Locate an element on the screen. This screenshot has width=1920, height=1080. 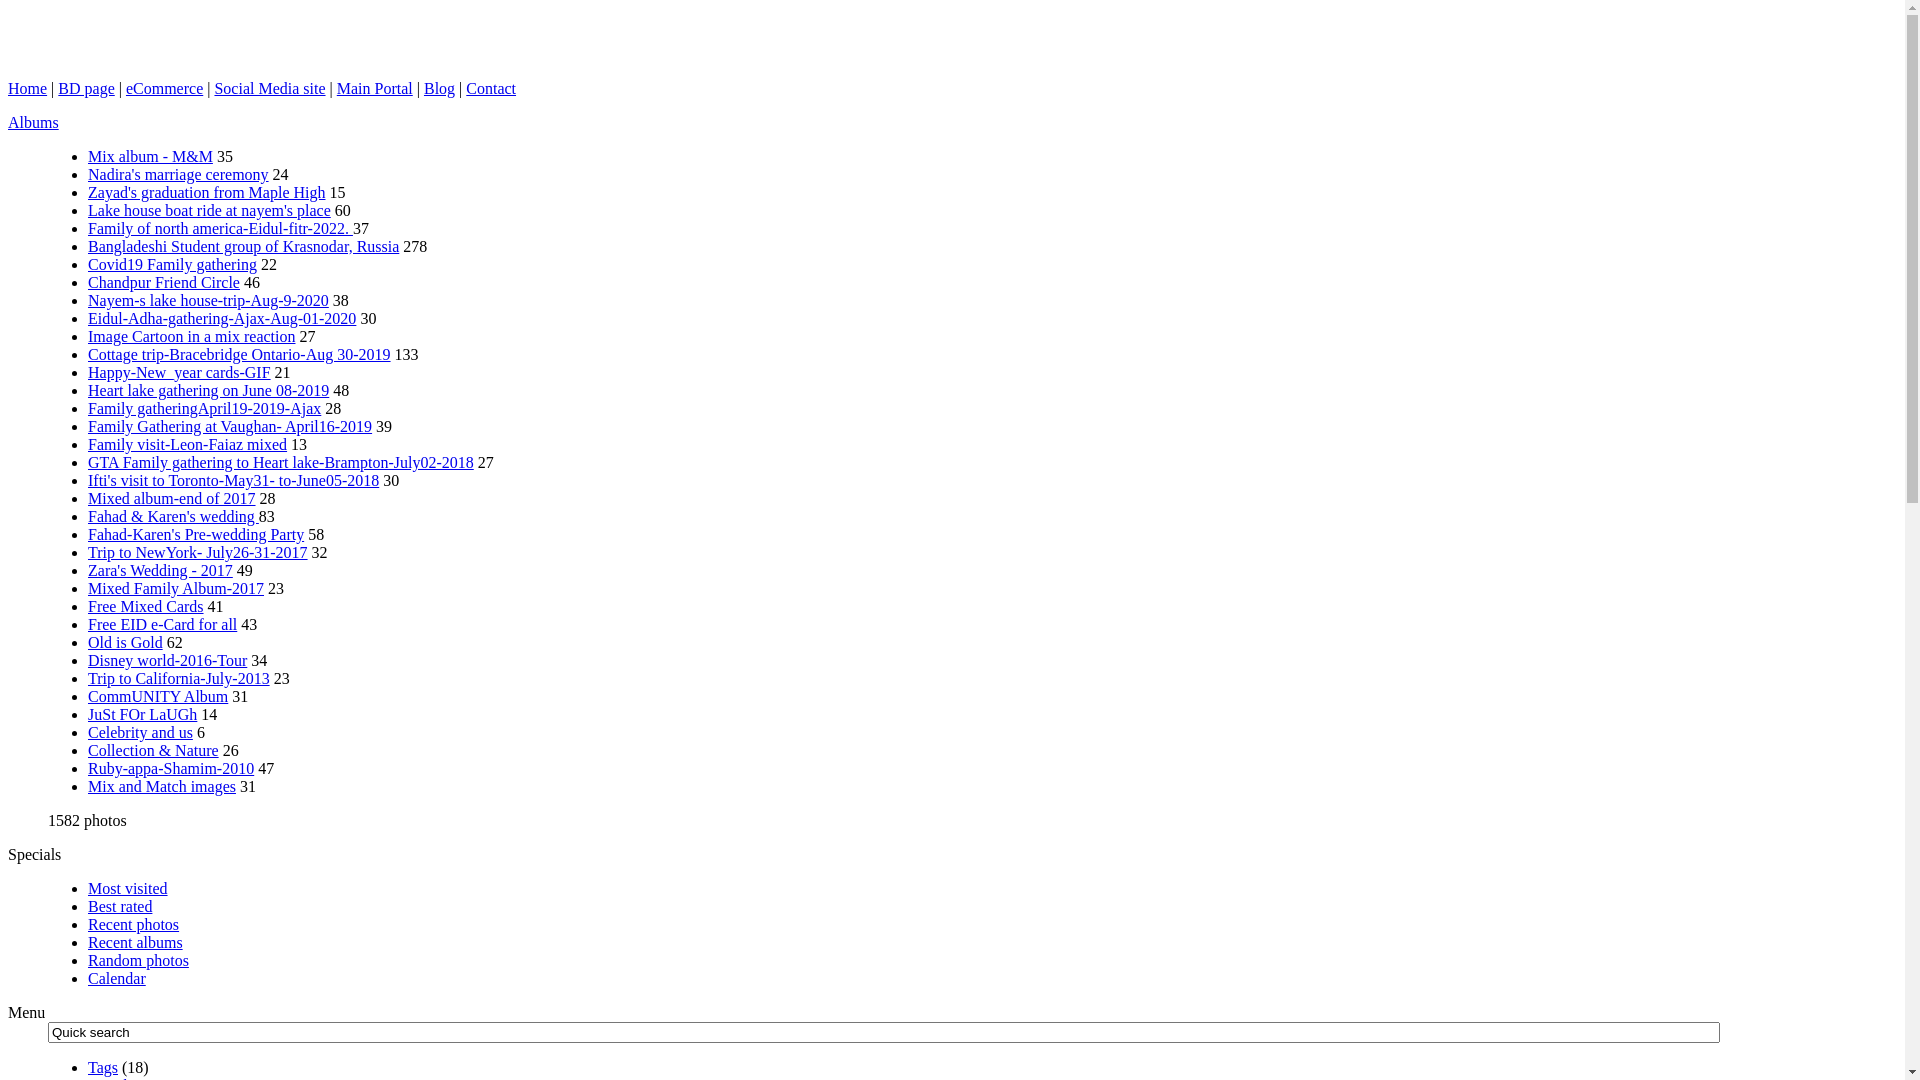
'Disney world-2016-Tour' is located at coordinates (167, 660).